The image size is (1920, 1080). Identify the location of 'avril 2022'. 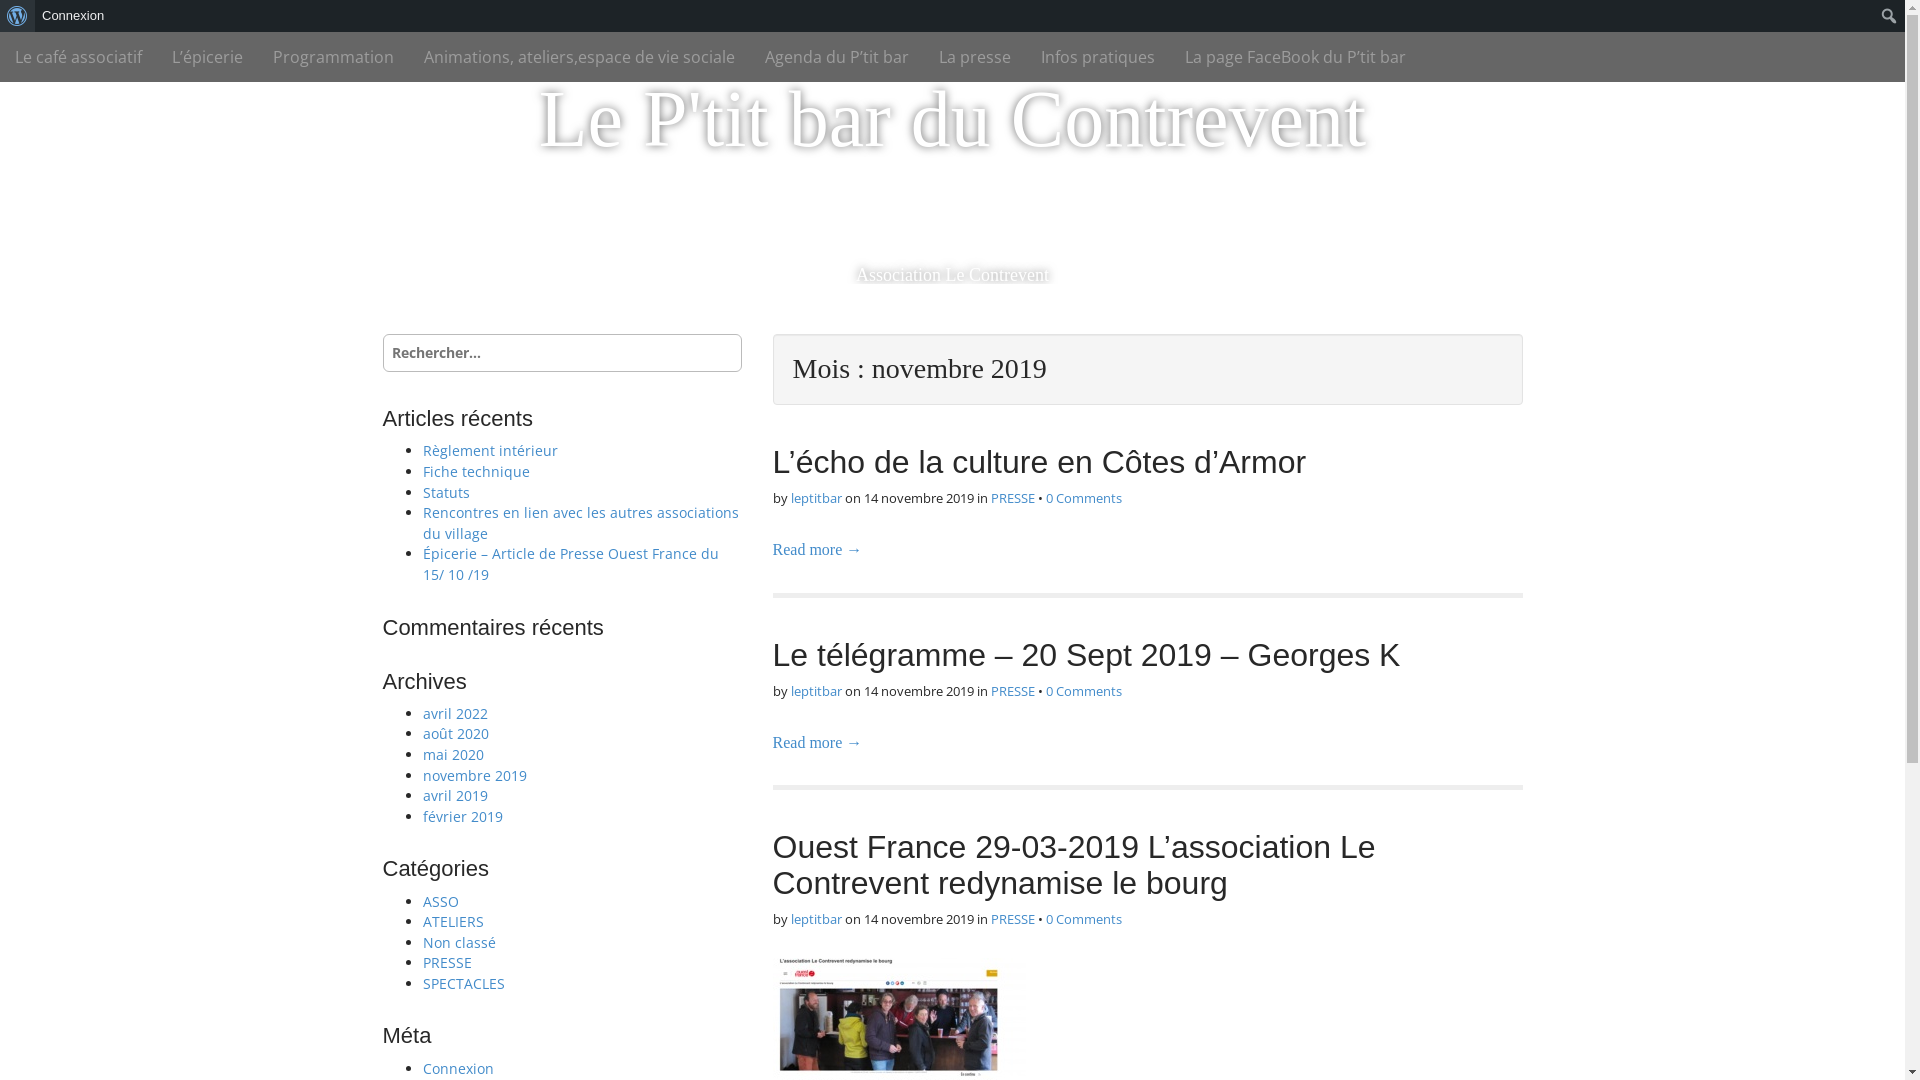
(453, 712).